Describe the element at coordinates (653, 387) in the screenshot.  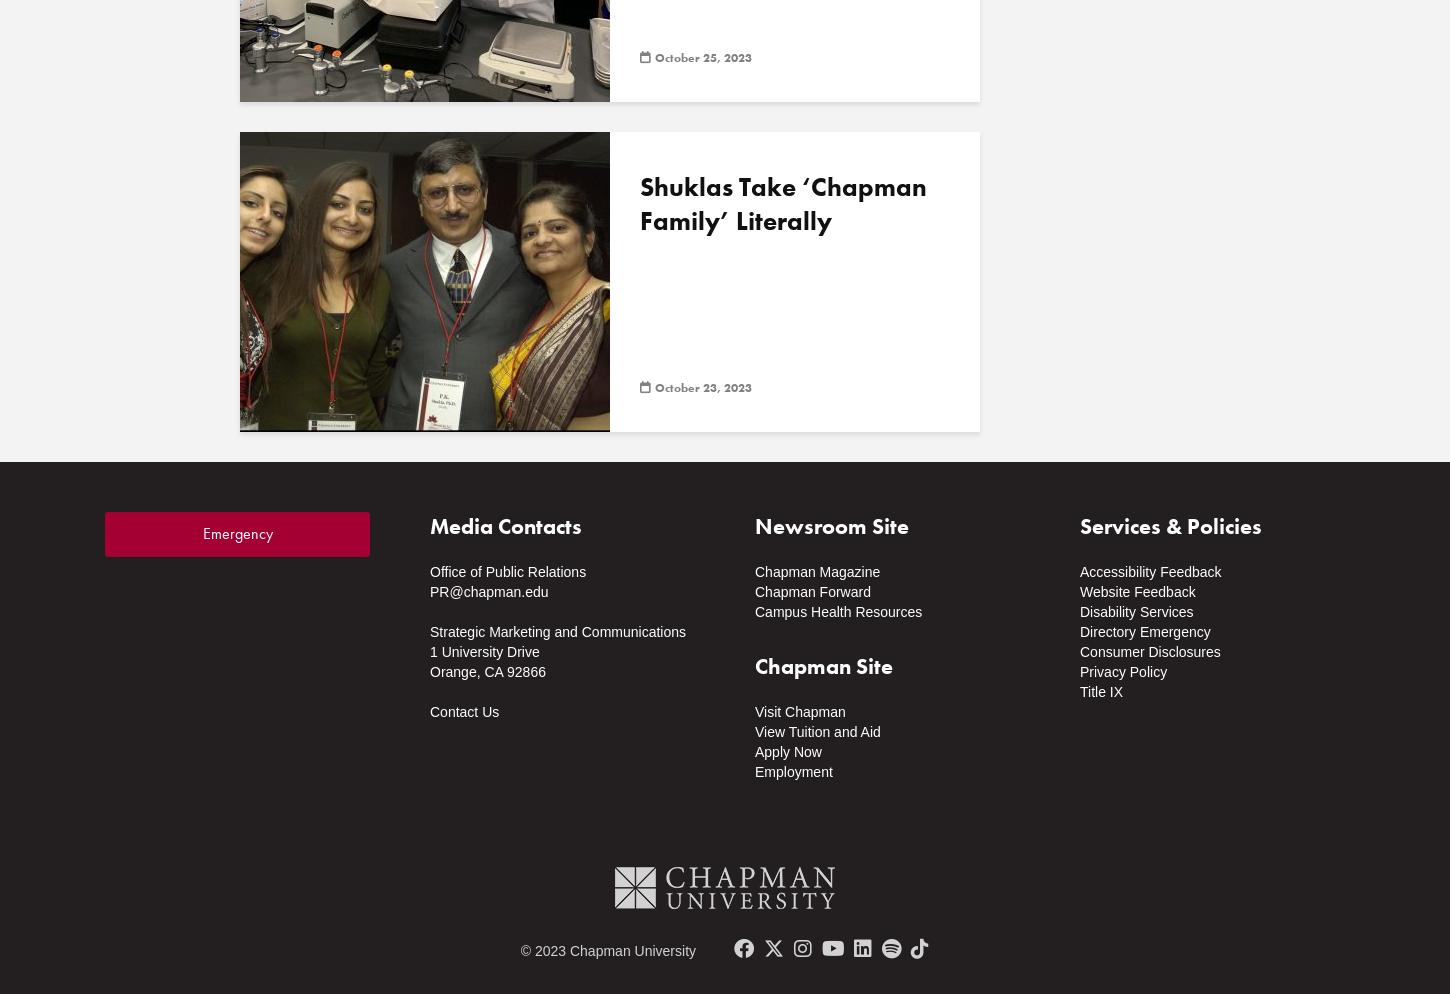
I see `'October 23, 2023'` at that location.